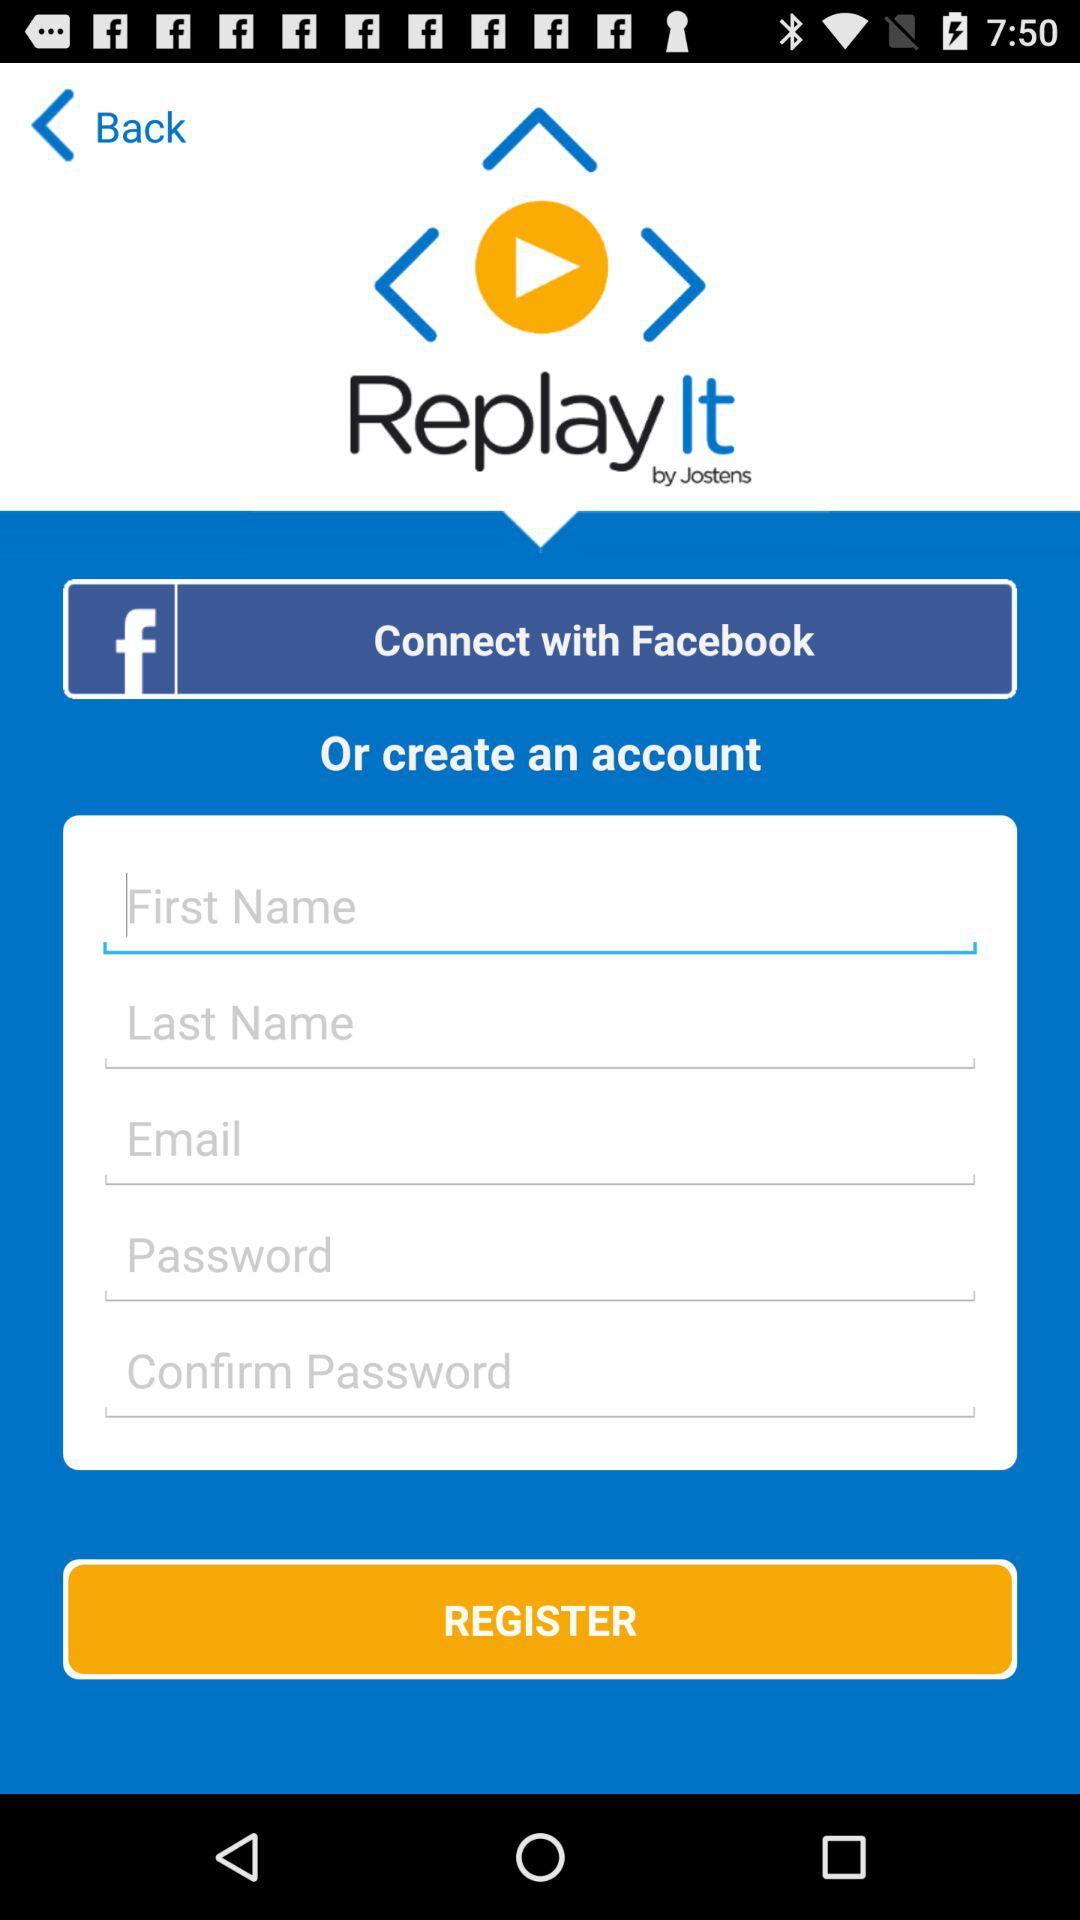  I want to click on email, so click(540, 1137).